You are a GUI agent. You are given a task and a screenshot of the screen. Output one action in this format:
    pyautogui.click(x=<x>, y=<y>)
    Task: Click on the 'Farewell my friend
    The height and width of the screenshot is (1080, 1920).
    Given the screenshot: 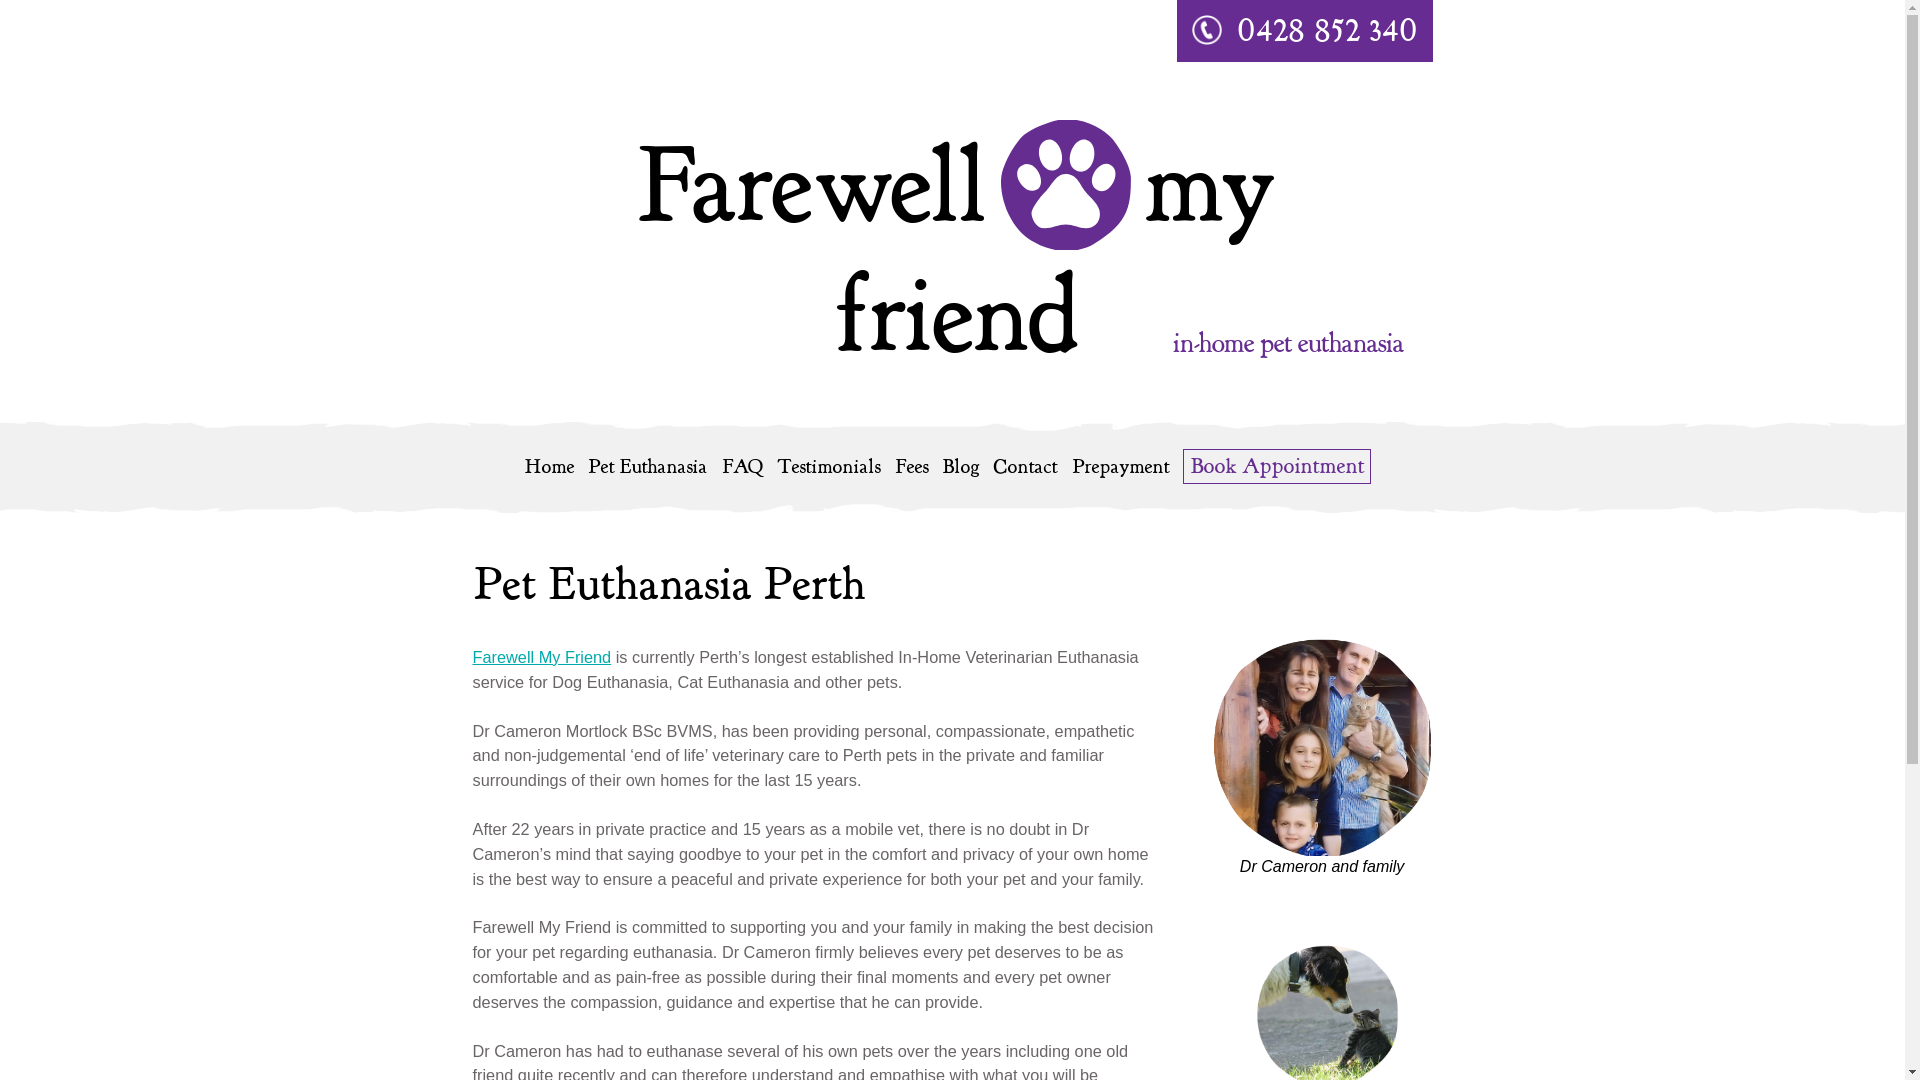 What is the action you would take?
    pyautogui.click(x=950, y=266)
    